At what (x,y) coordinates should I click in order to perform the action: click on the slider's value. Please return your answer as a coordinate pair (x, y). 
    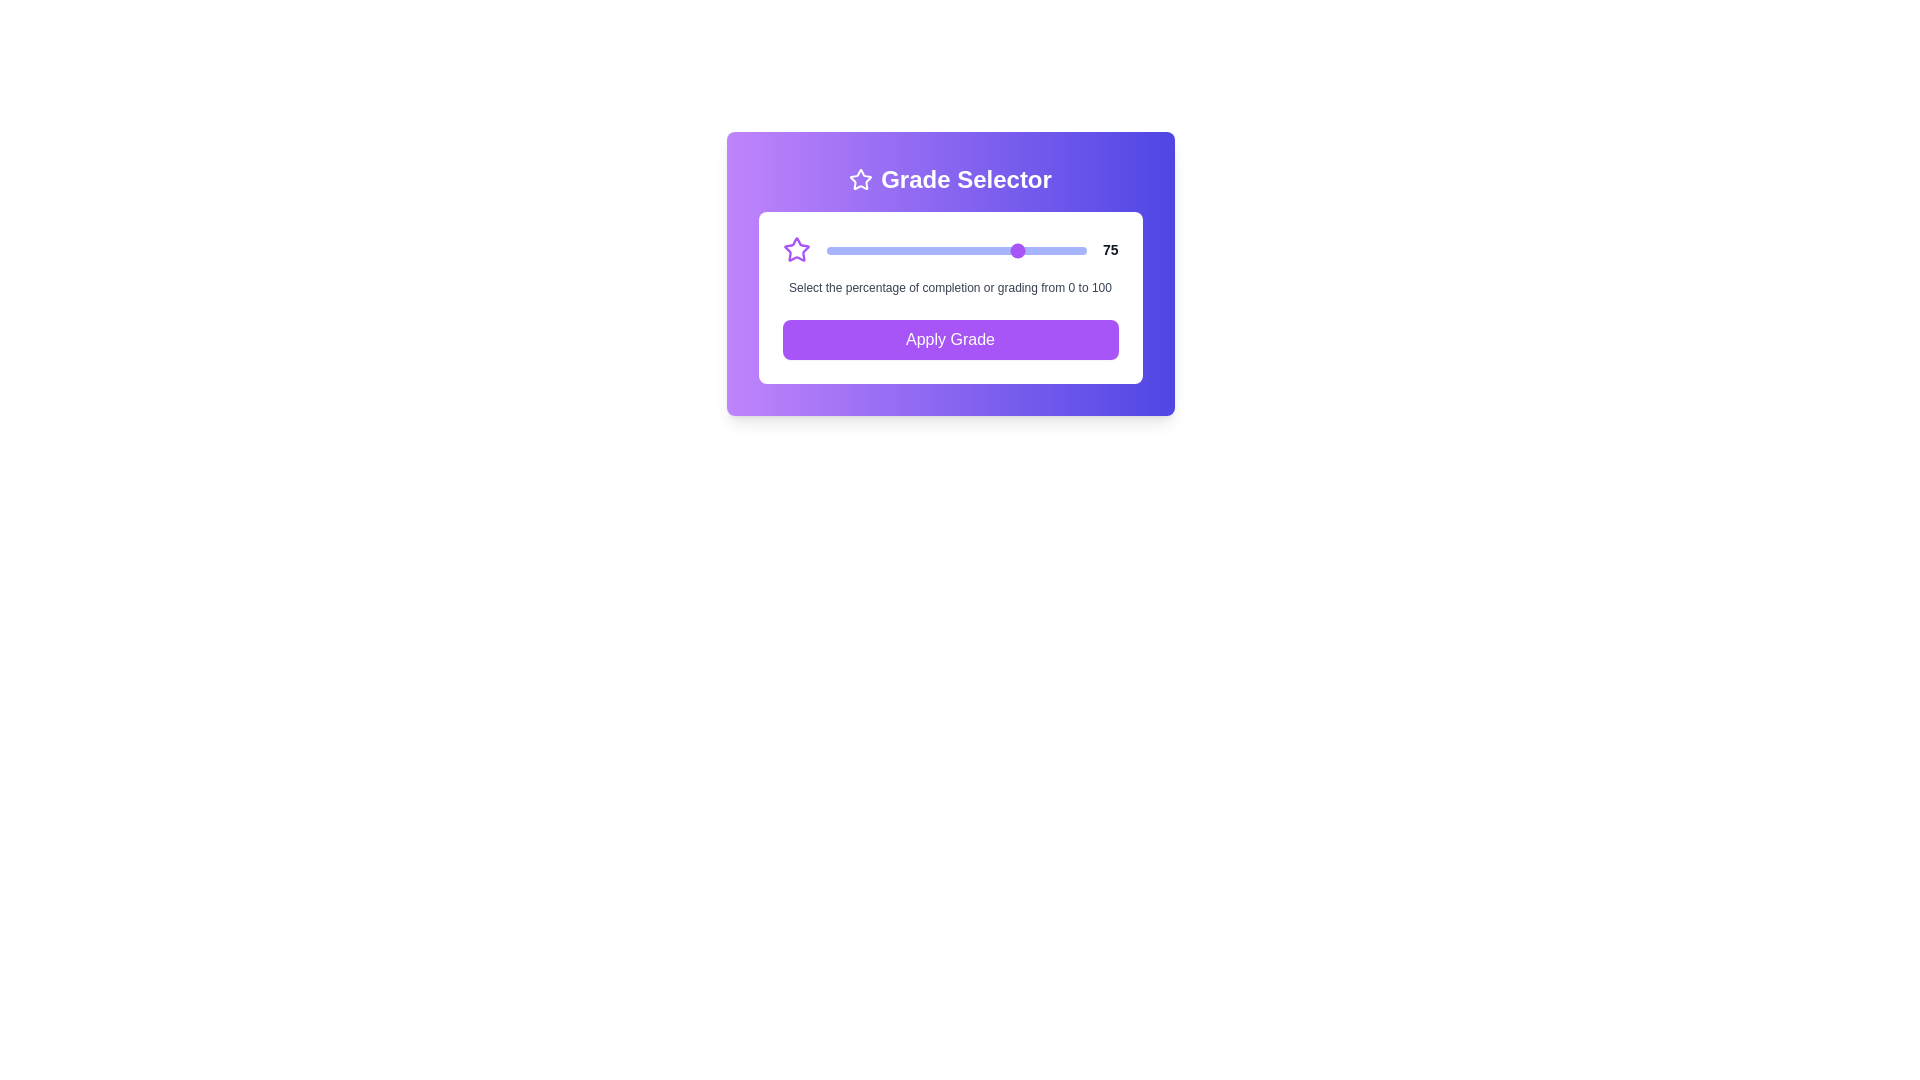
    Looking at the image, I should click on (852, 249).